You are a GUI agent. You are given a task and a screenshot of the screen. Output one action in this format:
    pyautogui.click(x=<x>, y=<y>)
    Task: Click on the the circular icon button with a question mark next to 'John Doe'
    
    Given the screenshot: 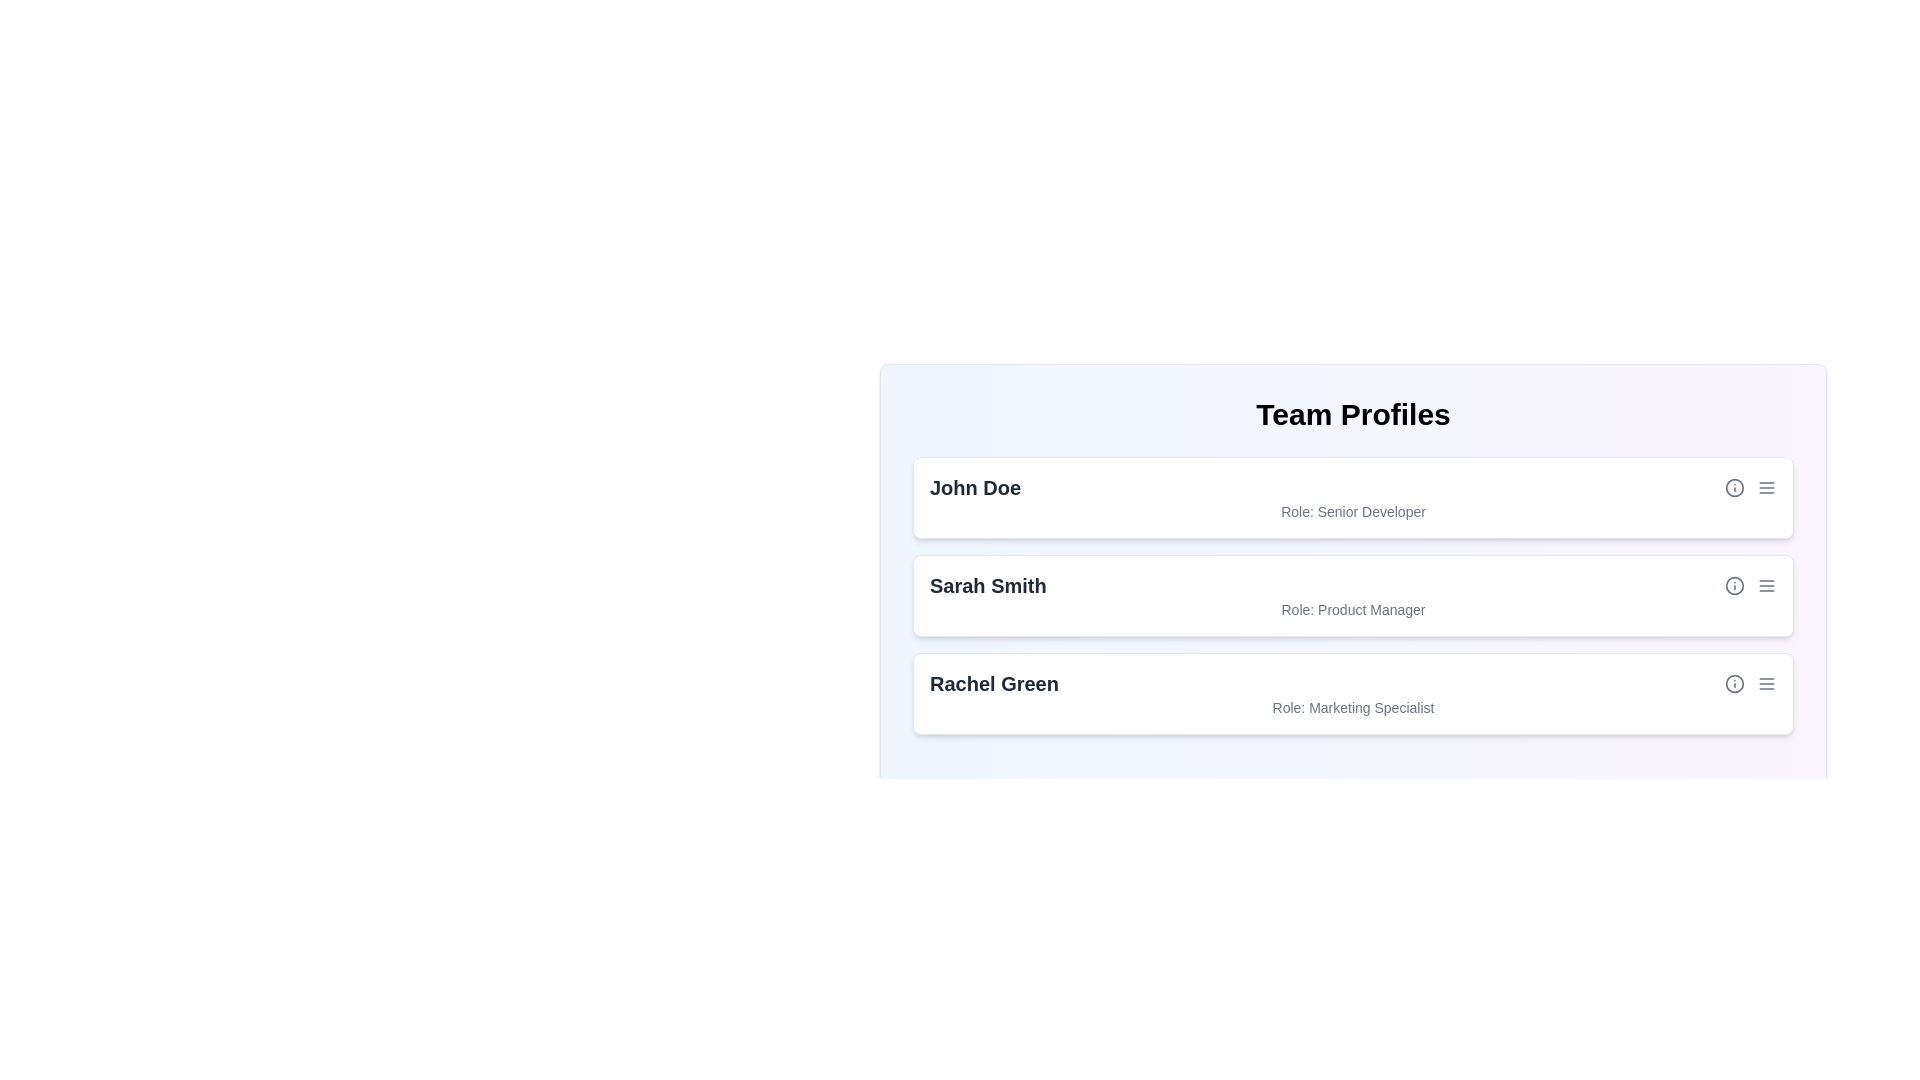 What is the action you would take?
    pyautogui.click(x=1733, y=488)
    